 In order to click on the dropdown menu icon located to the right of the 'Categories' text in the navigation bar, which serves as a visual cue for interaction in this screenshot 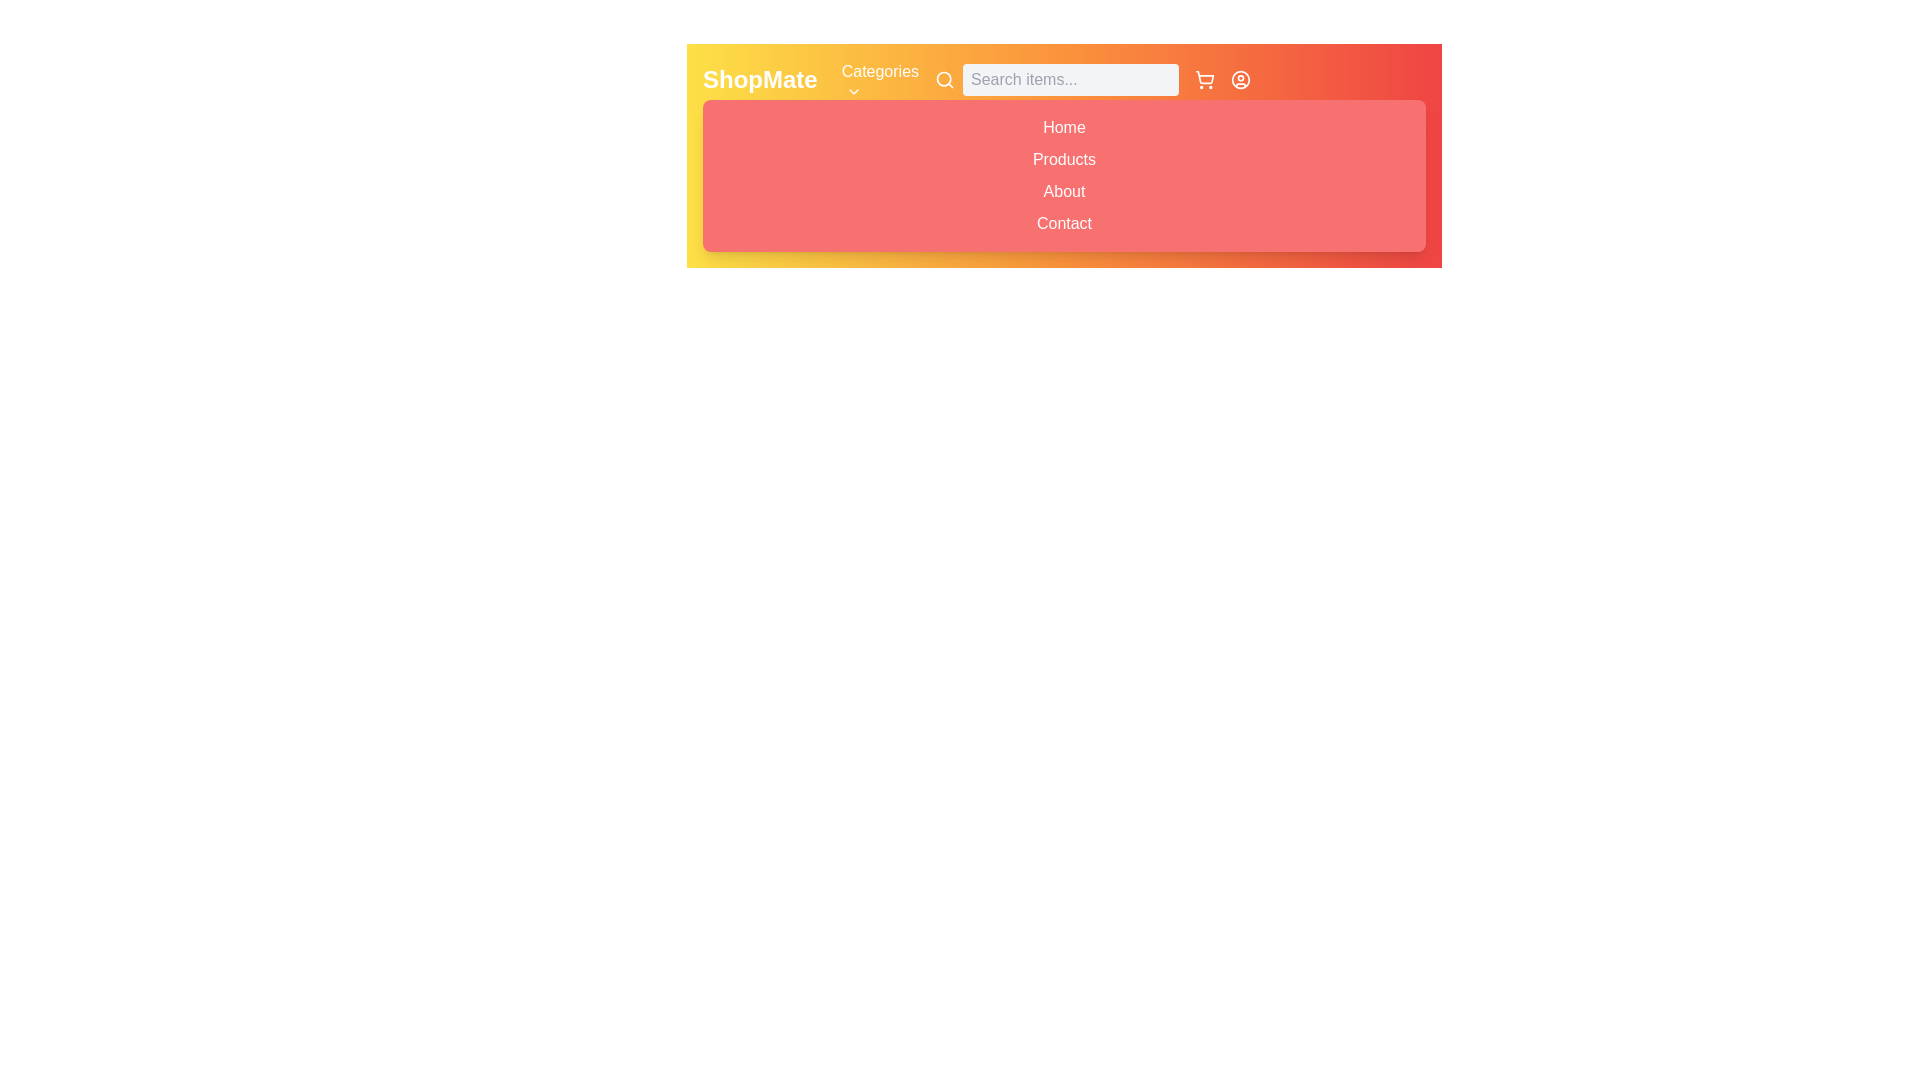, I will do `click(853, 92)`.